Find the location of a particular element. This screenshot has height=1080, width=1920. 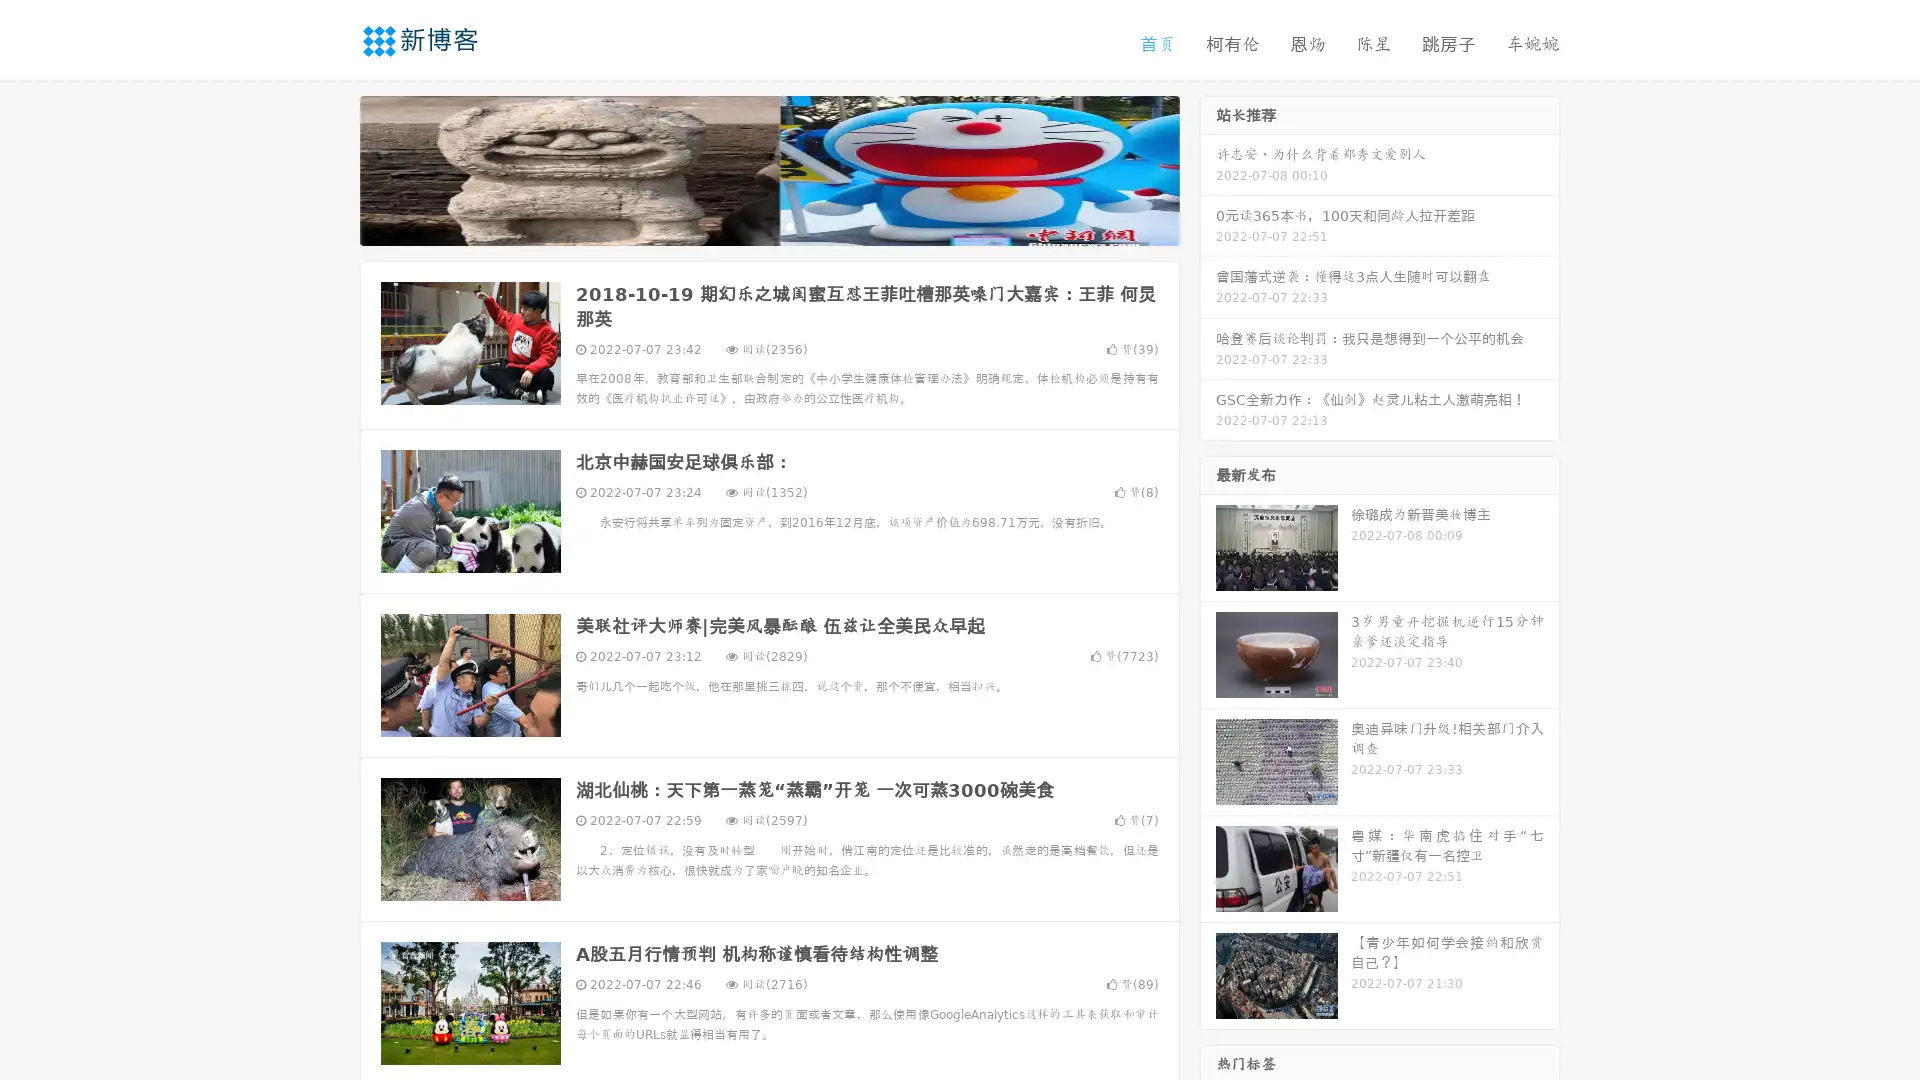

Next slide is located at coordinates (1208, 168).